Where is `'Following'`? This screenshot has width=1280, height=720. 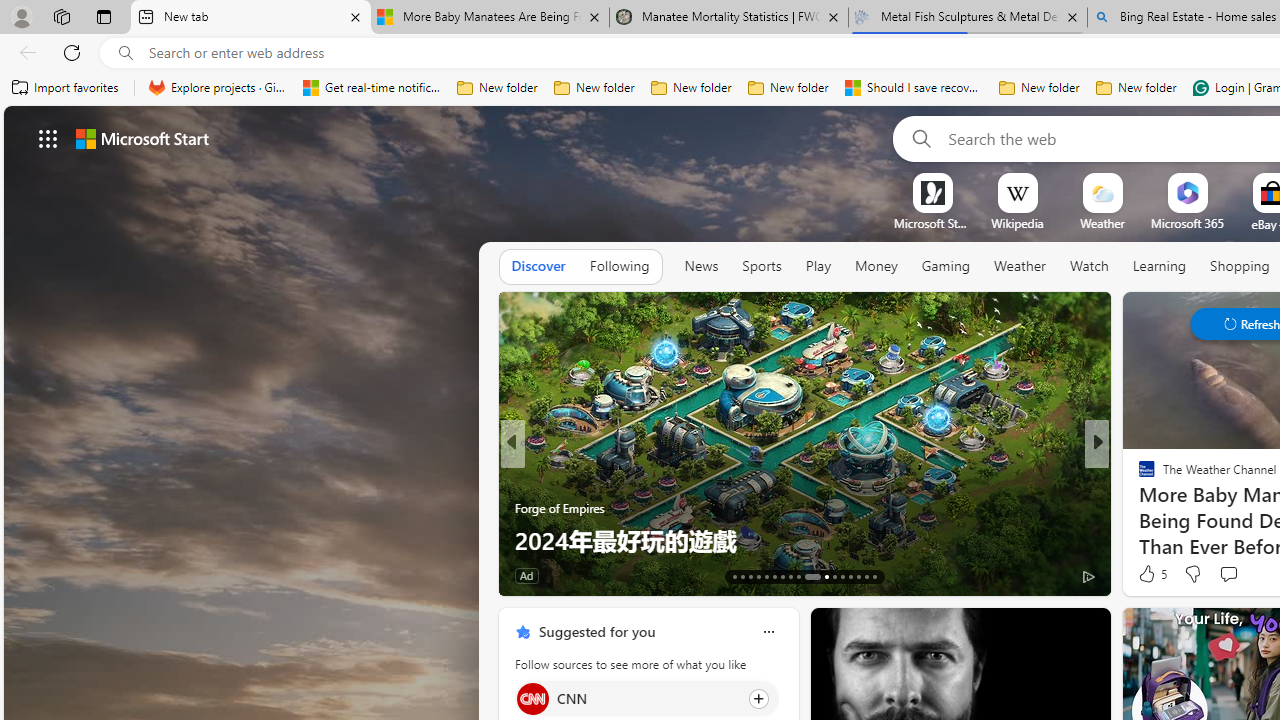
'Following' is located at coordinates (618, 266).